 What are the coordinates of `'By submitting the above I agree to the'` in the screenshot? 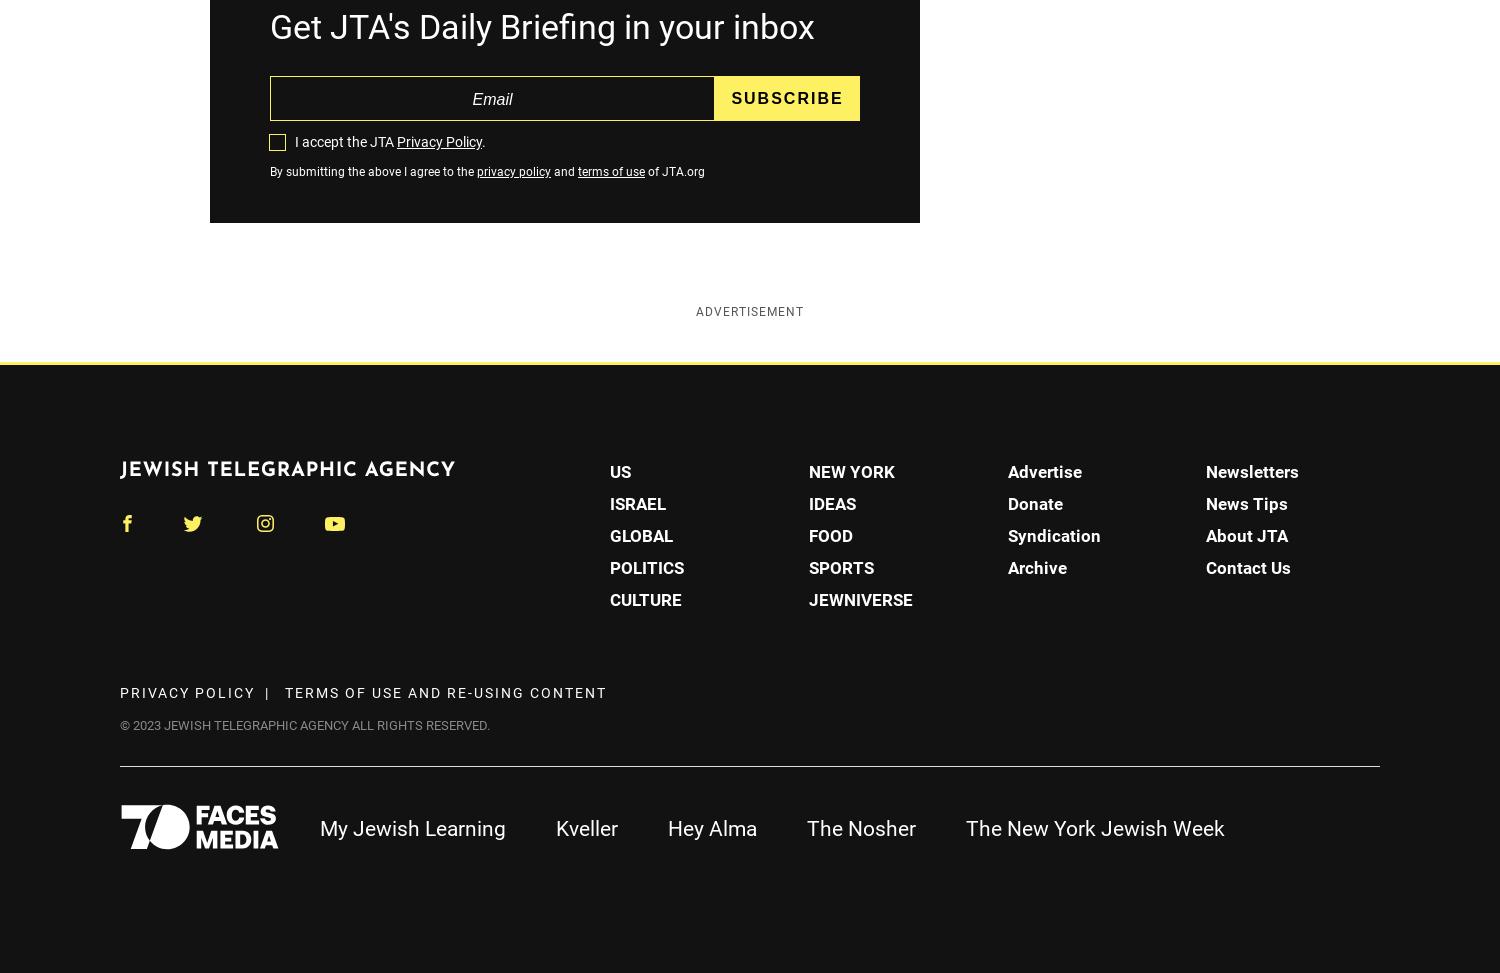 It's located at (270, 172).